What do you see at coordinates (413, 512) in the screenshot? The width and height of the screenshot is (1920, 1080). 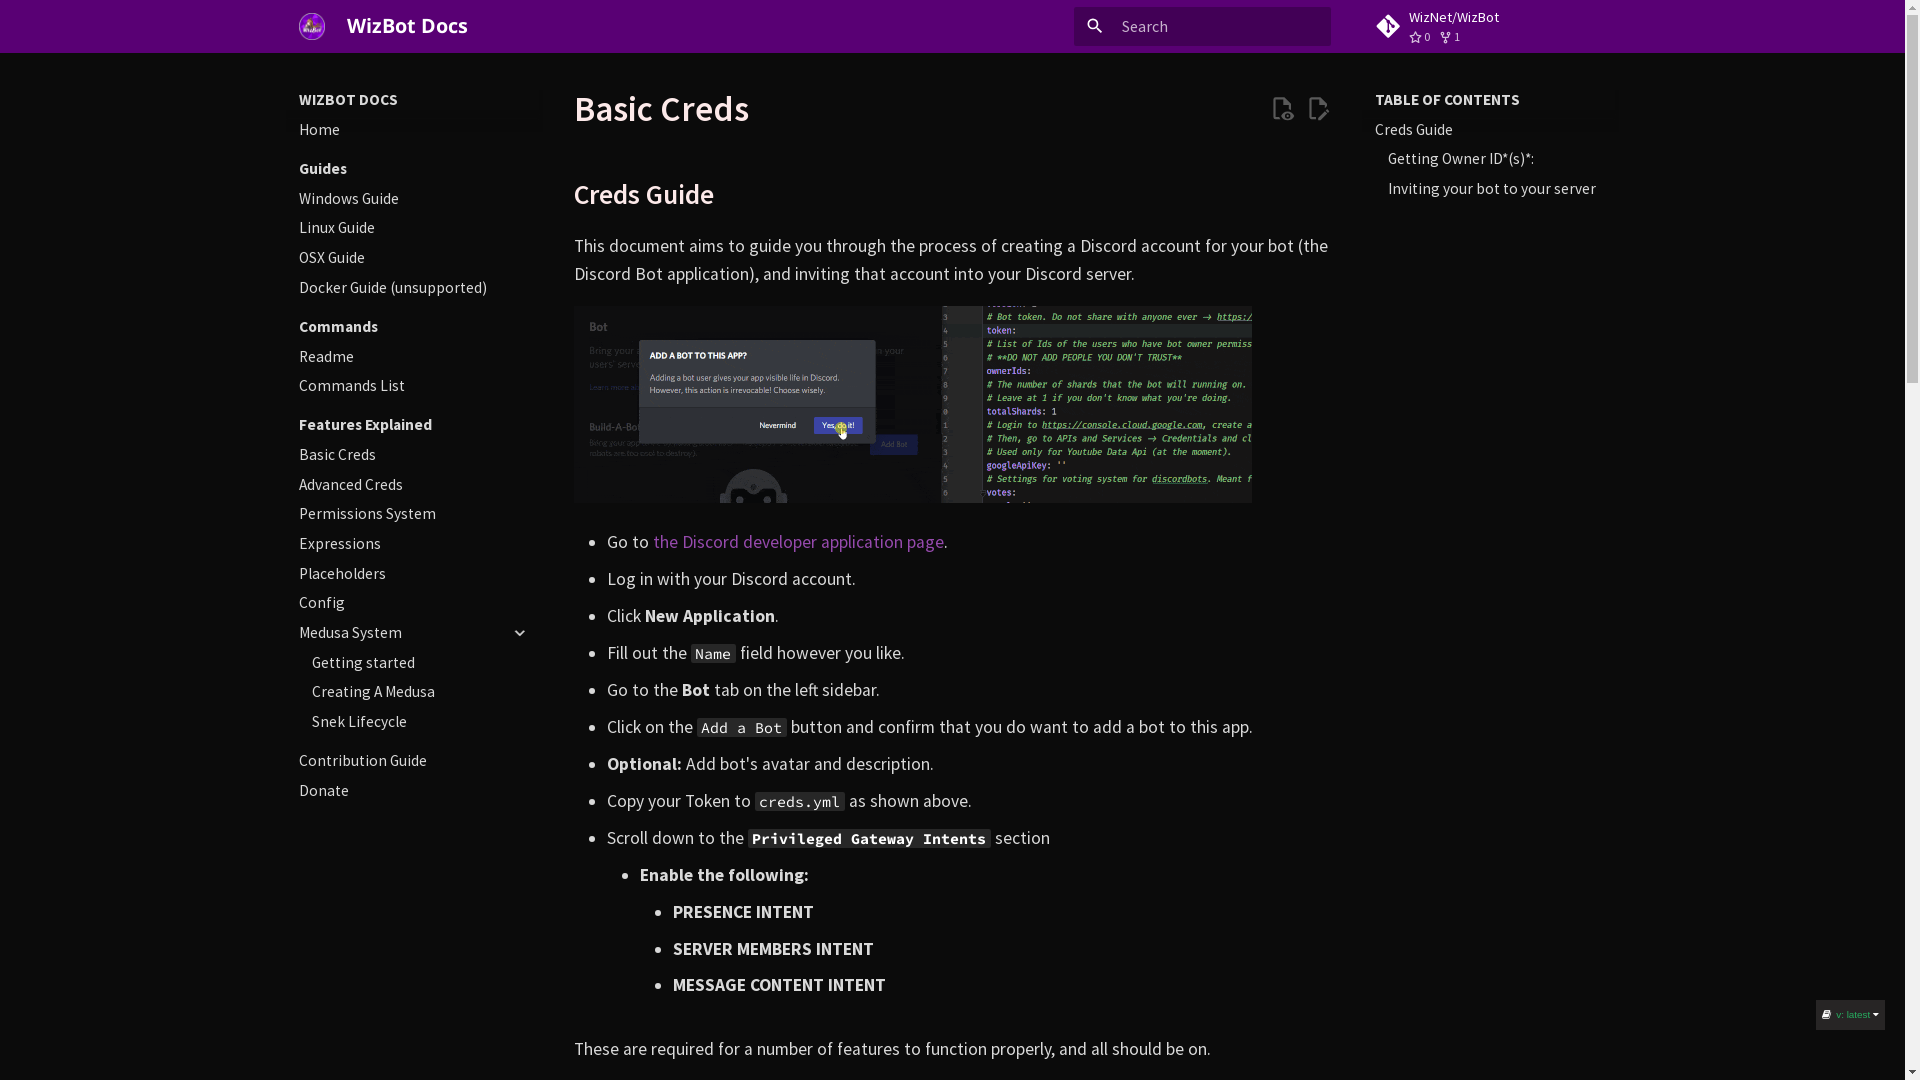 I see `'Permissions System'` at bounding box center [413, 512].